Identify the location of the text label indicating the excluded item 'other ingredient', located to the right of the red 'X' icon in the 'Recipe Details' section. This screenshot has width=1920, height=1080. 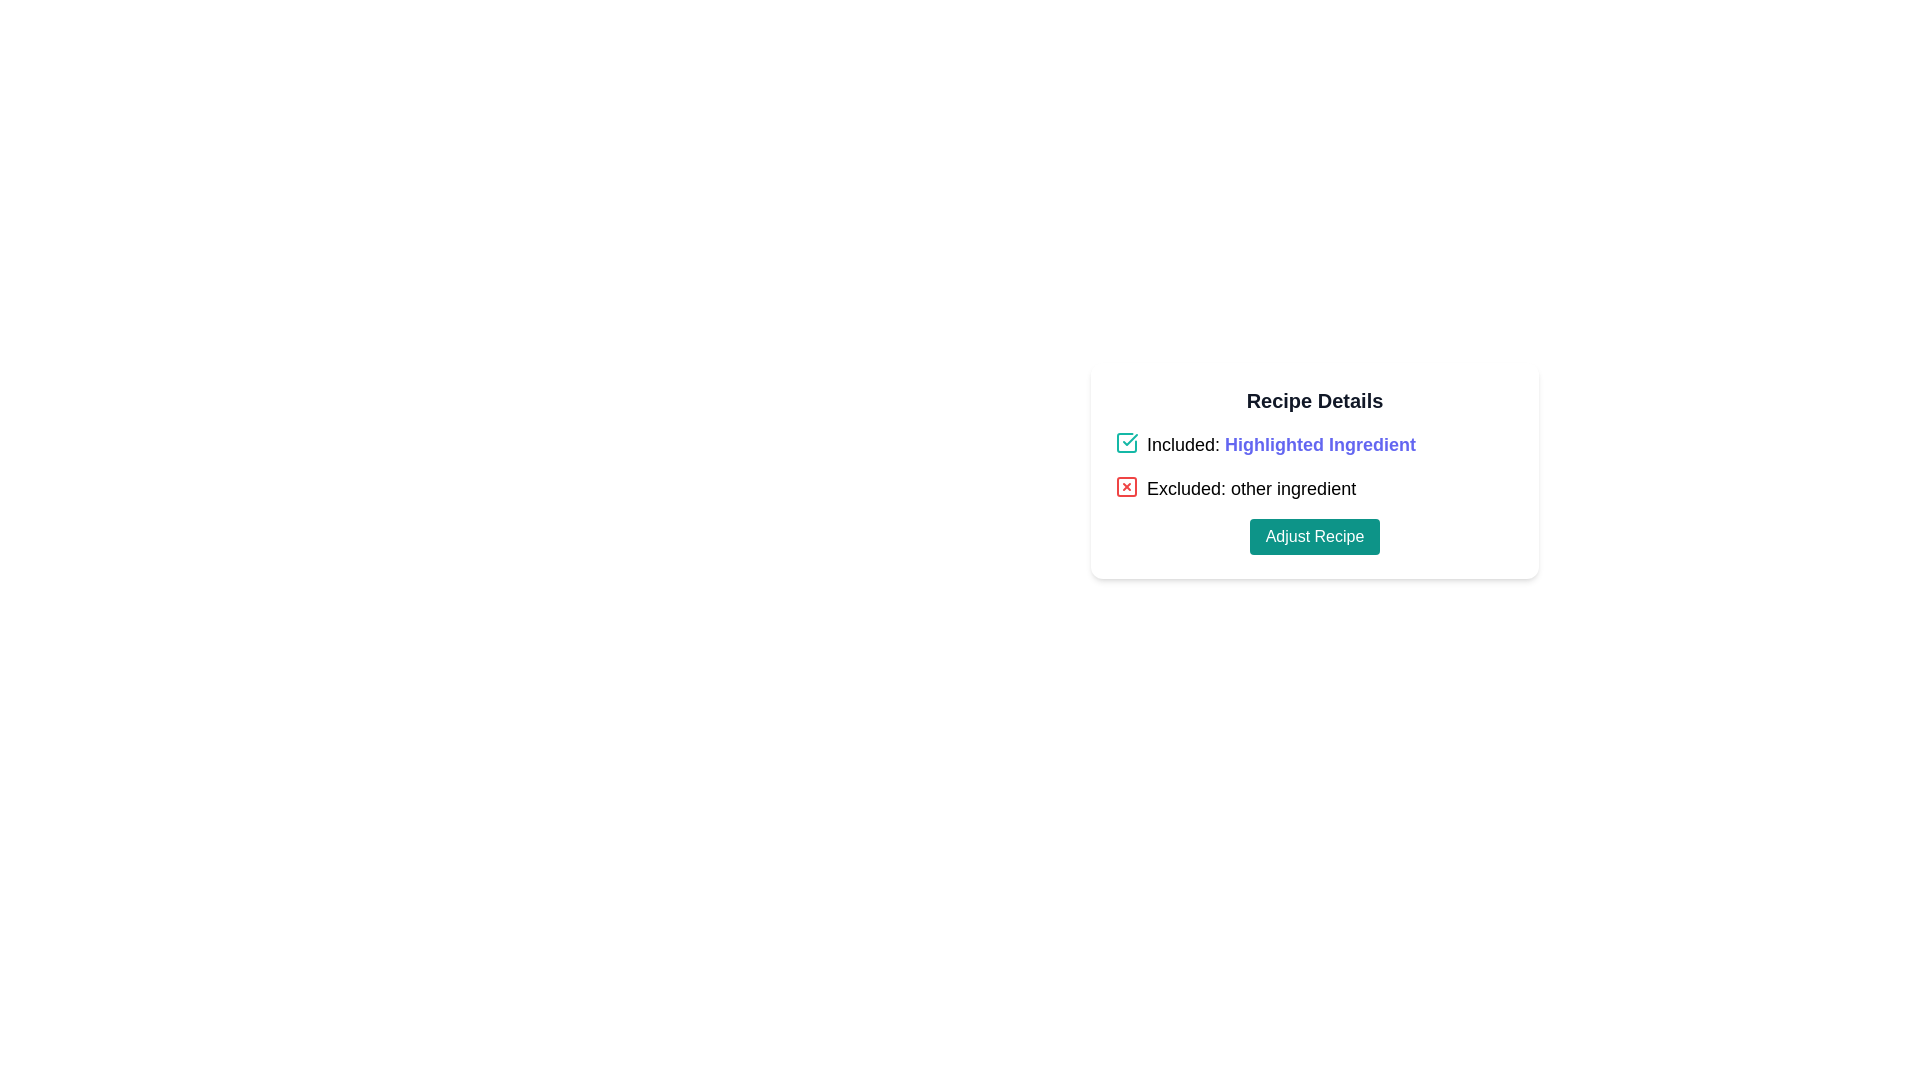
(1250, 489).